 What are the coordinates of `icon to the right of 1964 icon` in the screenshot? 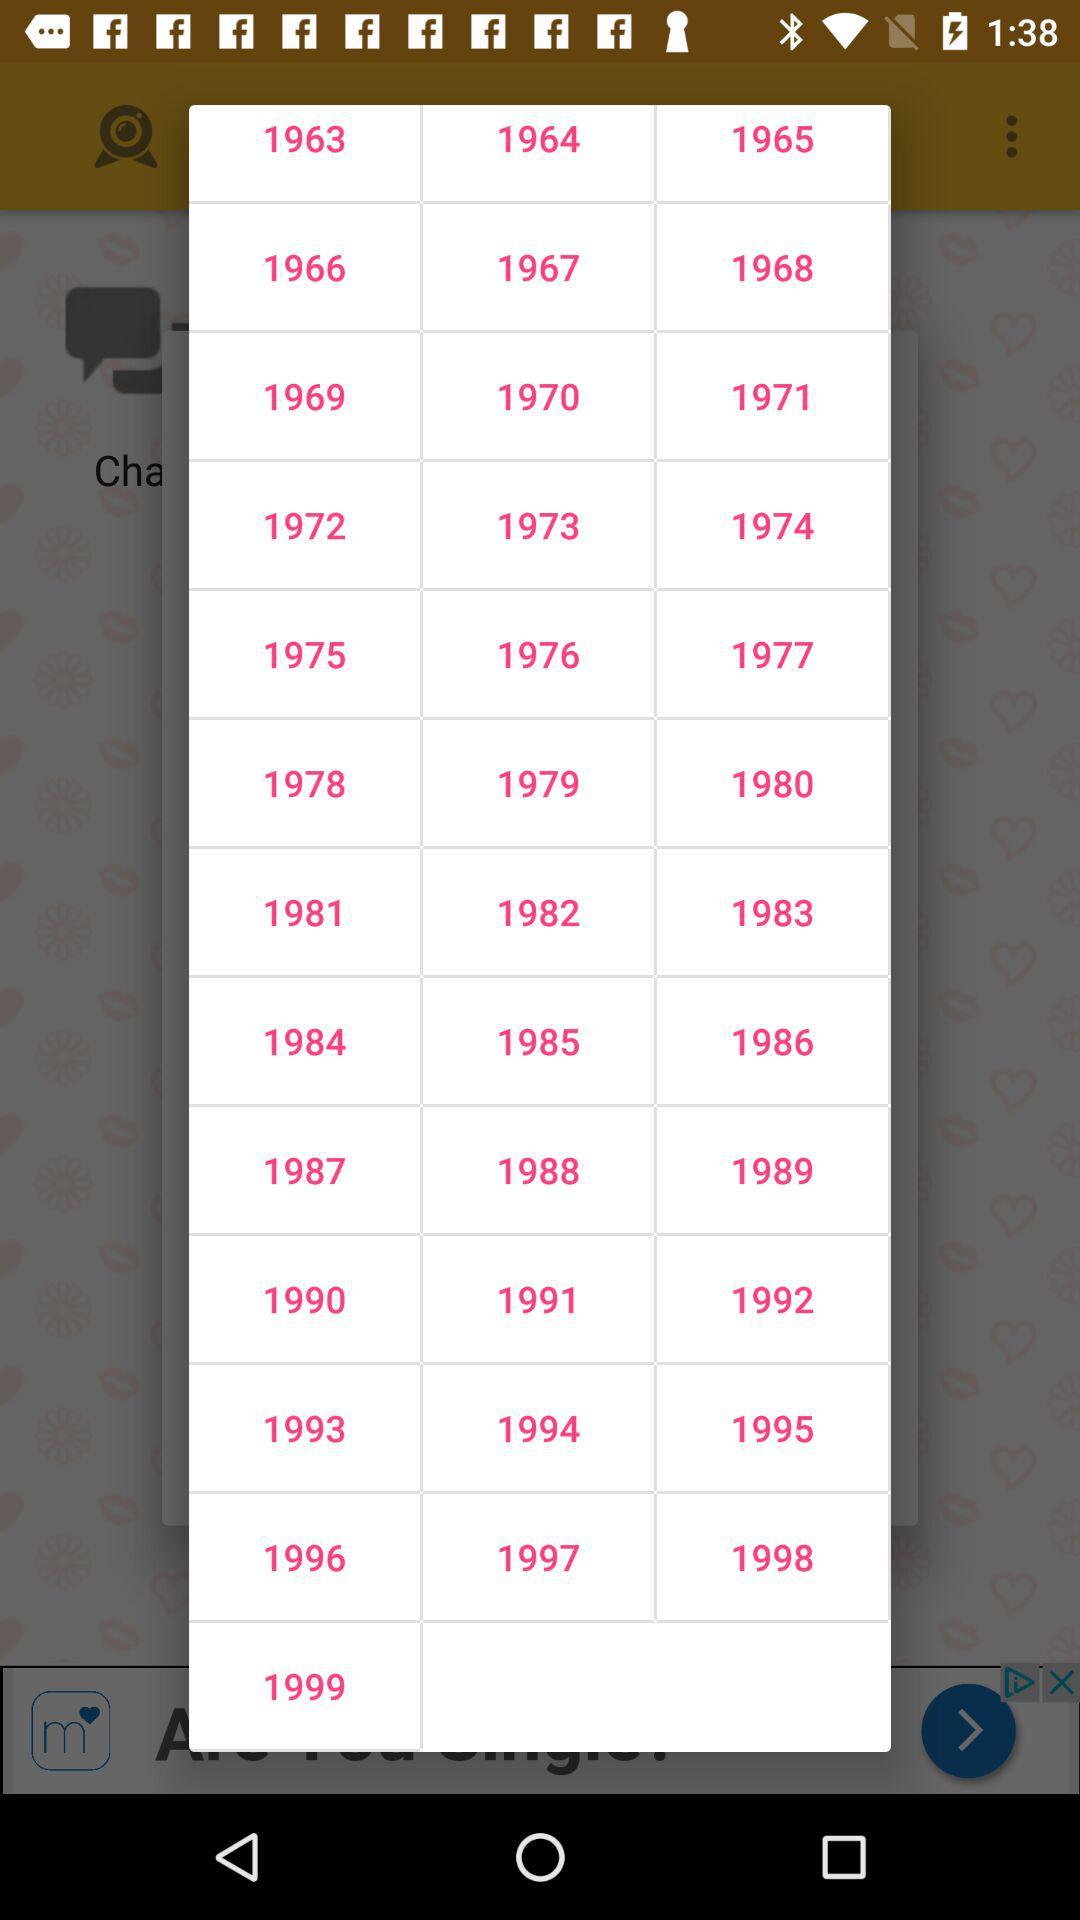 It's located at (771, 266).